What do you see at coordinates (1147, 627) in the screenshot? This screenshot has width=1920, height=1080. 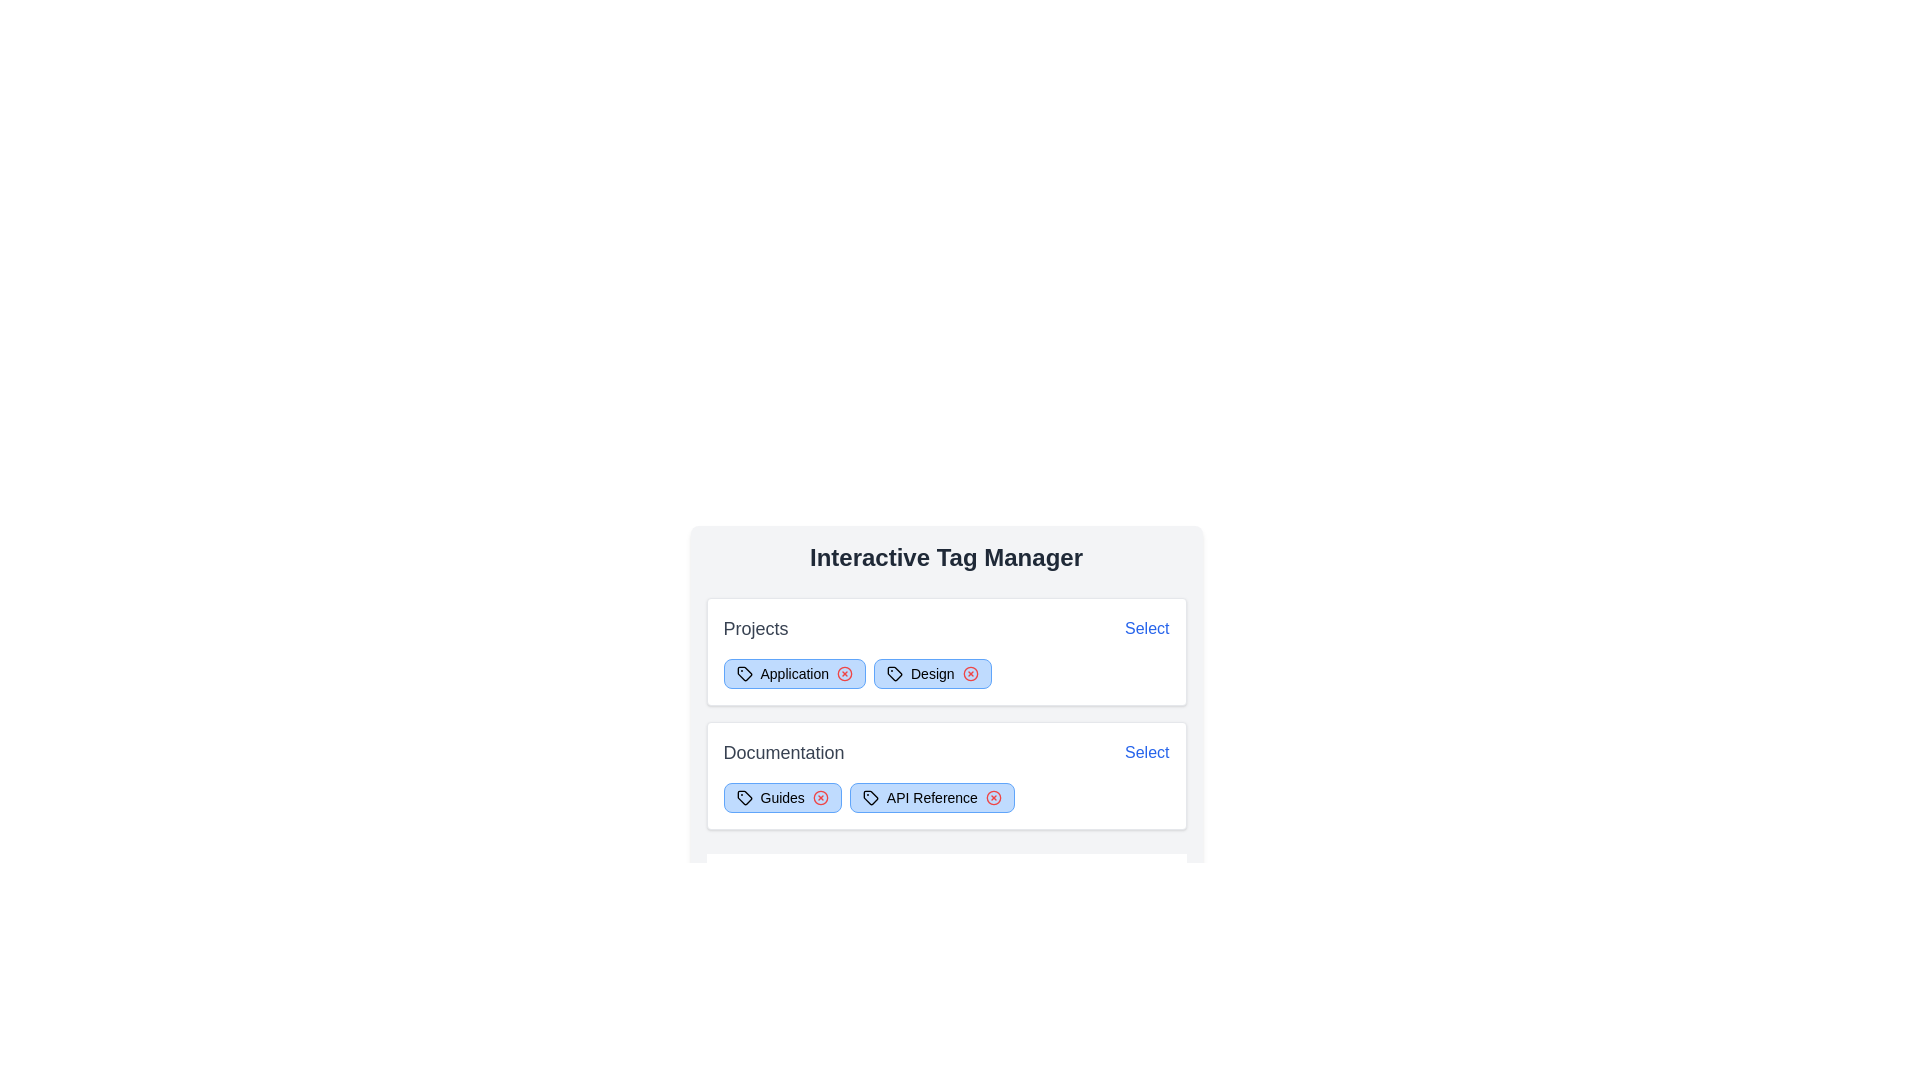 I see `the clickable link text 'Select' in the top-right corner of the 'Projects' card` at bounding box center [1147, 627].